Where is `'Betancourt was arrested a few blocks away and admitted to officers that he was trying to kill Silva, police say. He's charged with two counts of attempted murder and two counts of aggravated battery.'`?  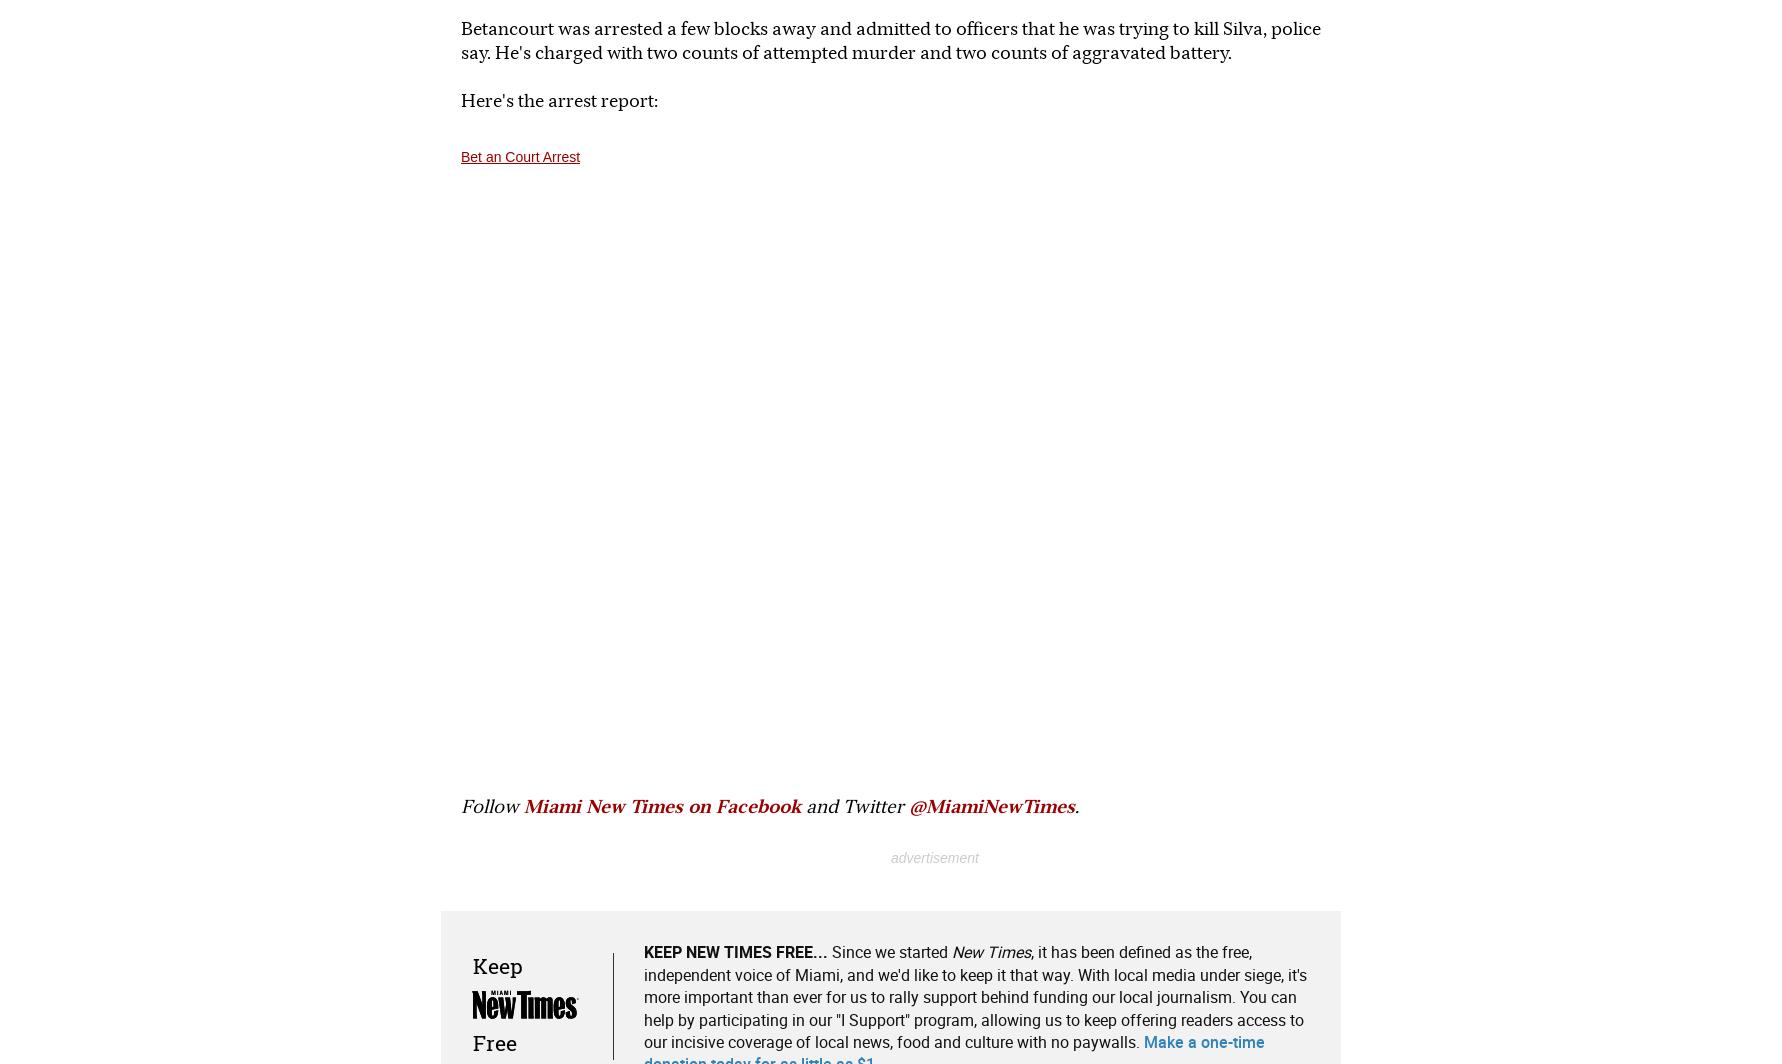
'Betancourt was arrested a few blocks away and admitted to officers that he was trying to kill Silva, police say. He's charged with two counts of attempted murder and two counts of aggravated battery.' is located at coordinates (891, 40).